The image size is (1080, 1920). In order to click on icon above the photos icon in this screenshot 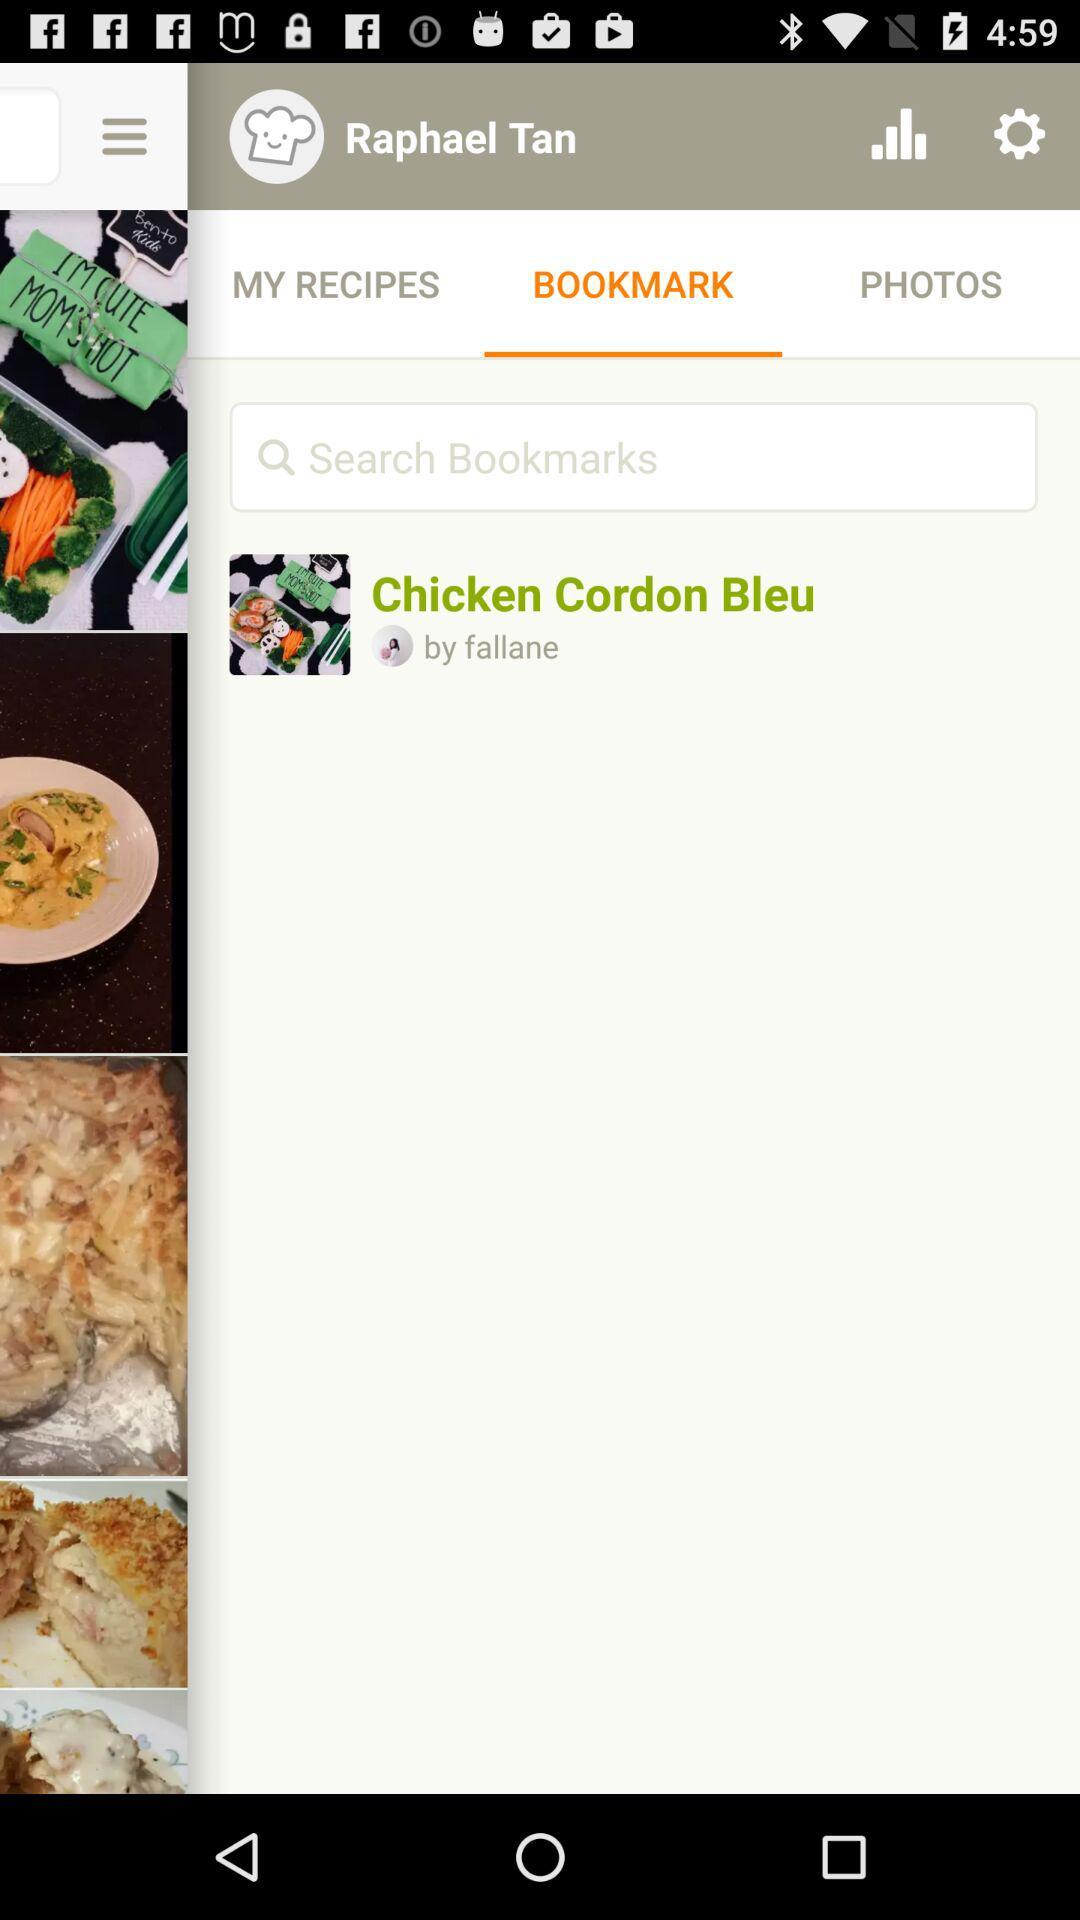, I will do `click(897, 135)`.